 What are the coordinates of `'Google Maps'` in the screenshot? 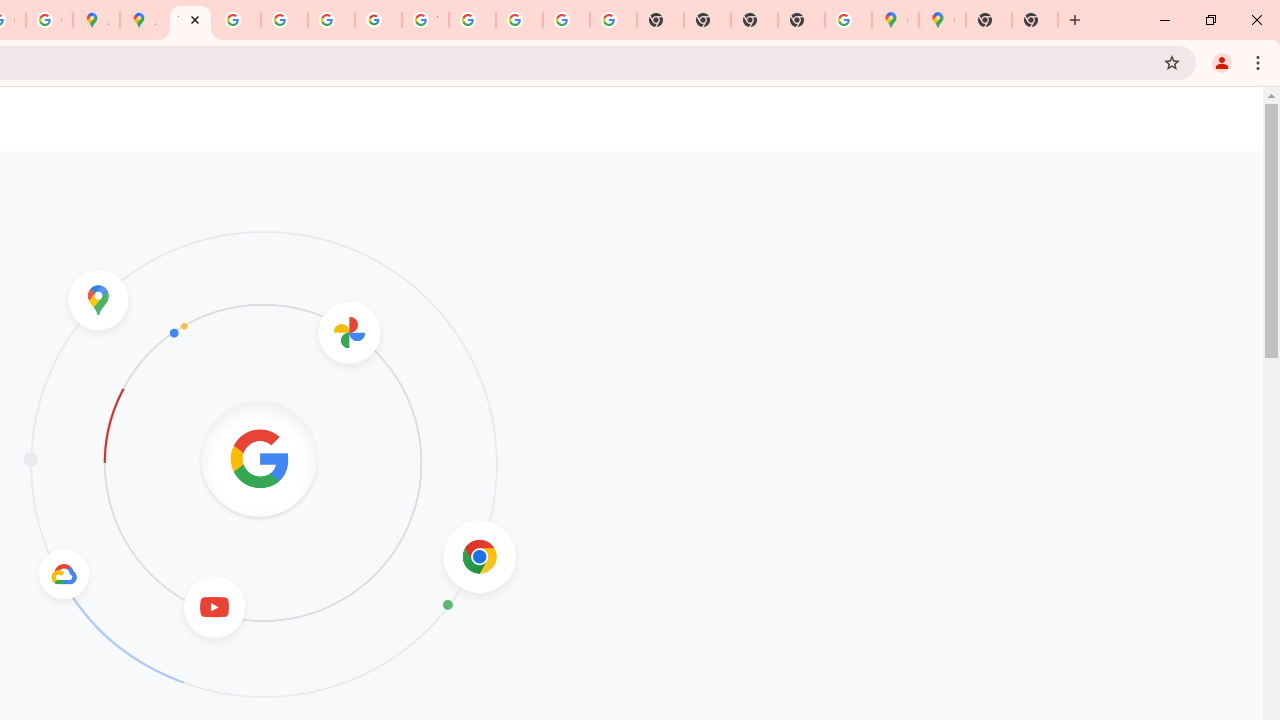 It's located at (941, 20).